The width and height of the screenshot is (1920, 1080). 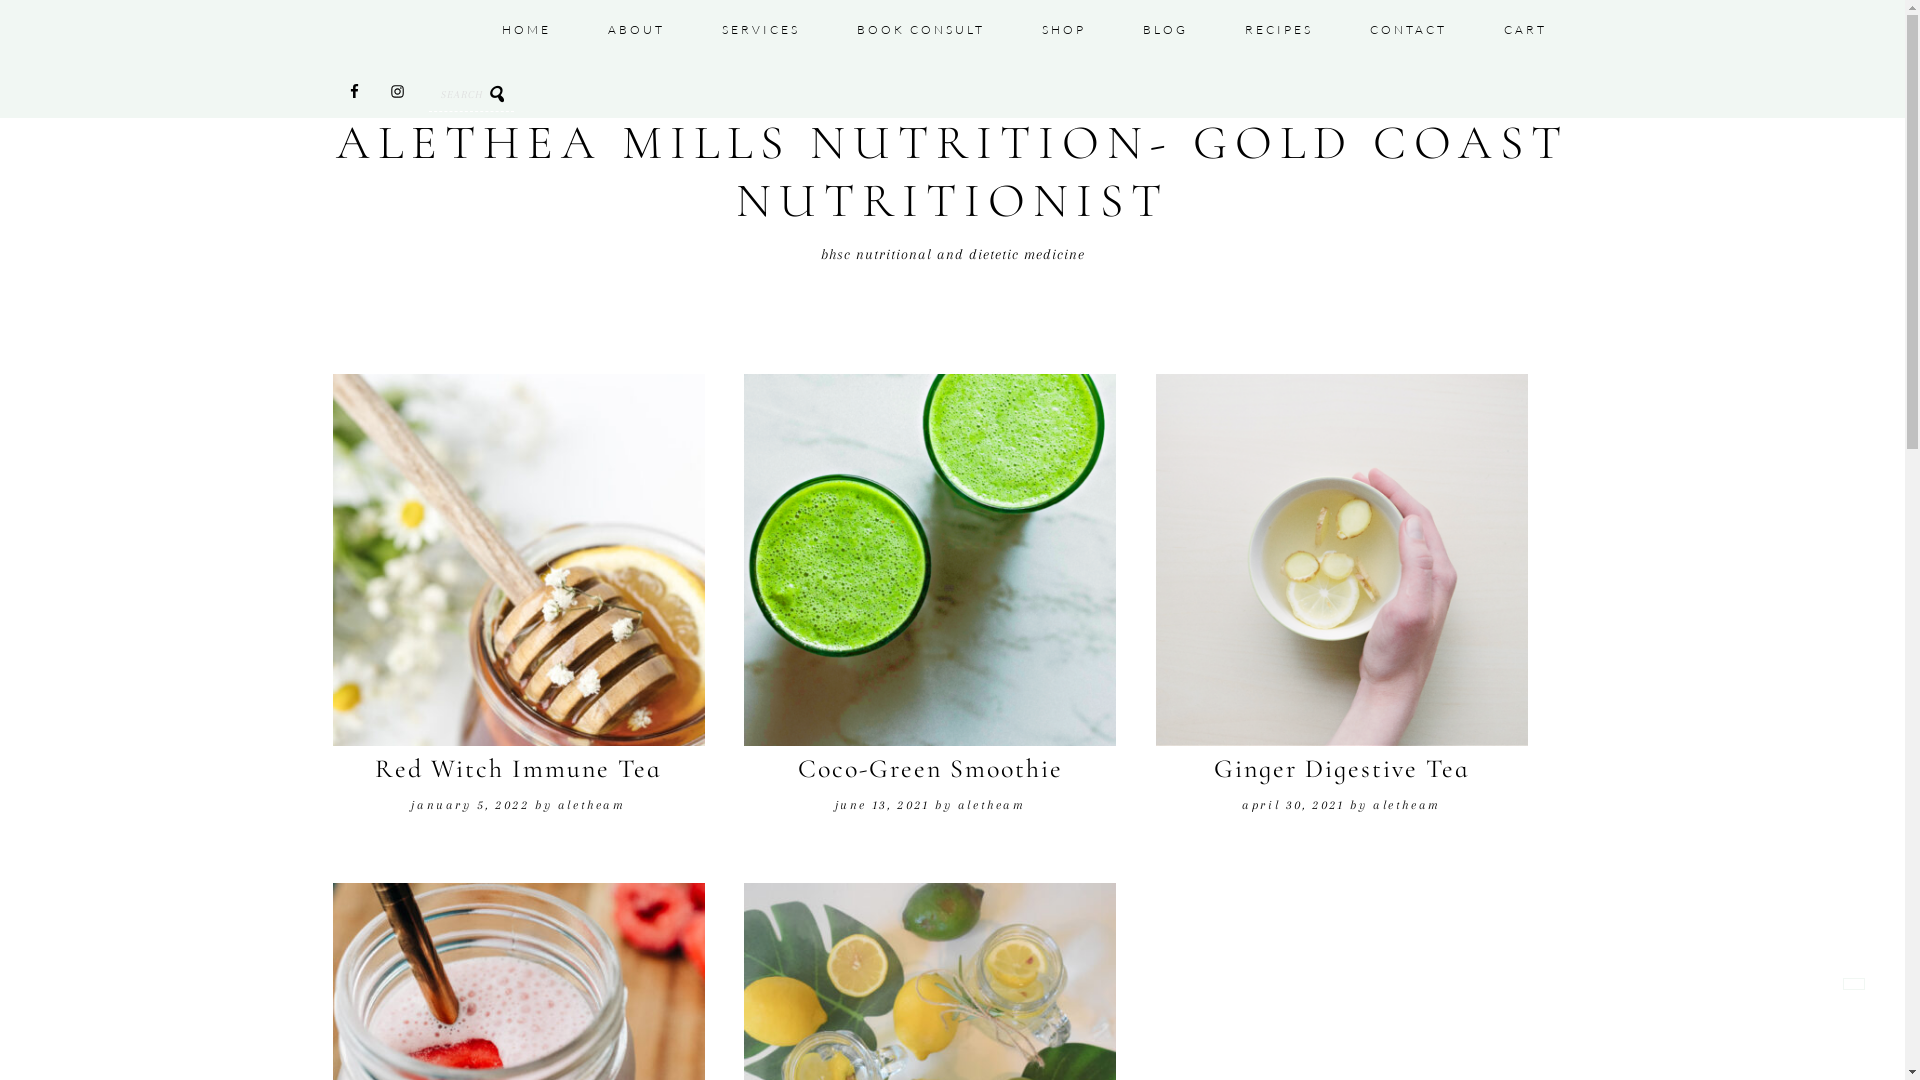 I want to click on 'RECIPES', so click(x=1276, y=30).